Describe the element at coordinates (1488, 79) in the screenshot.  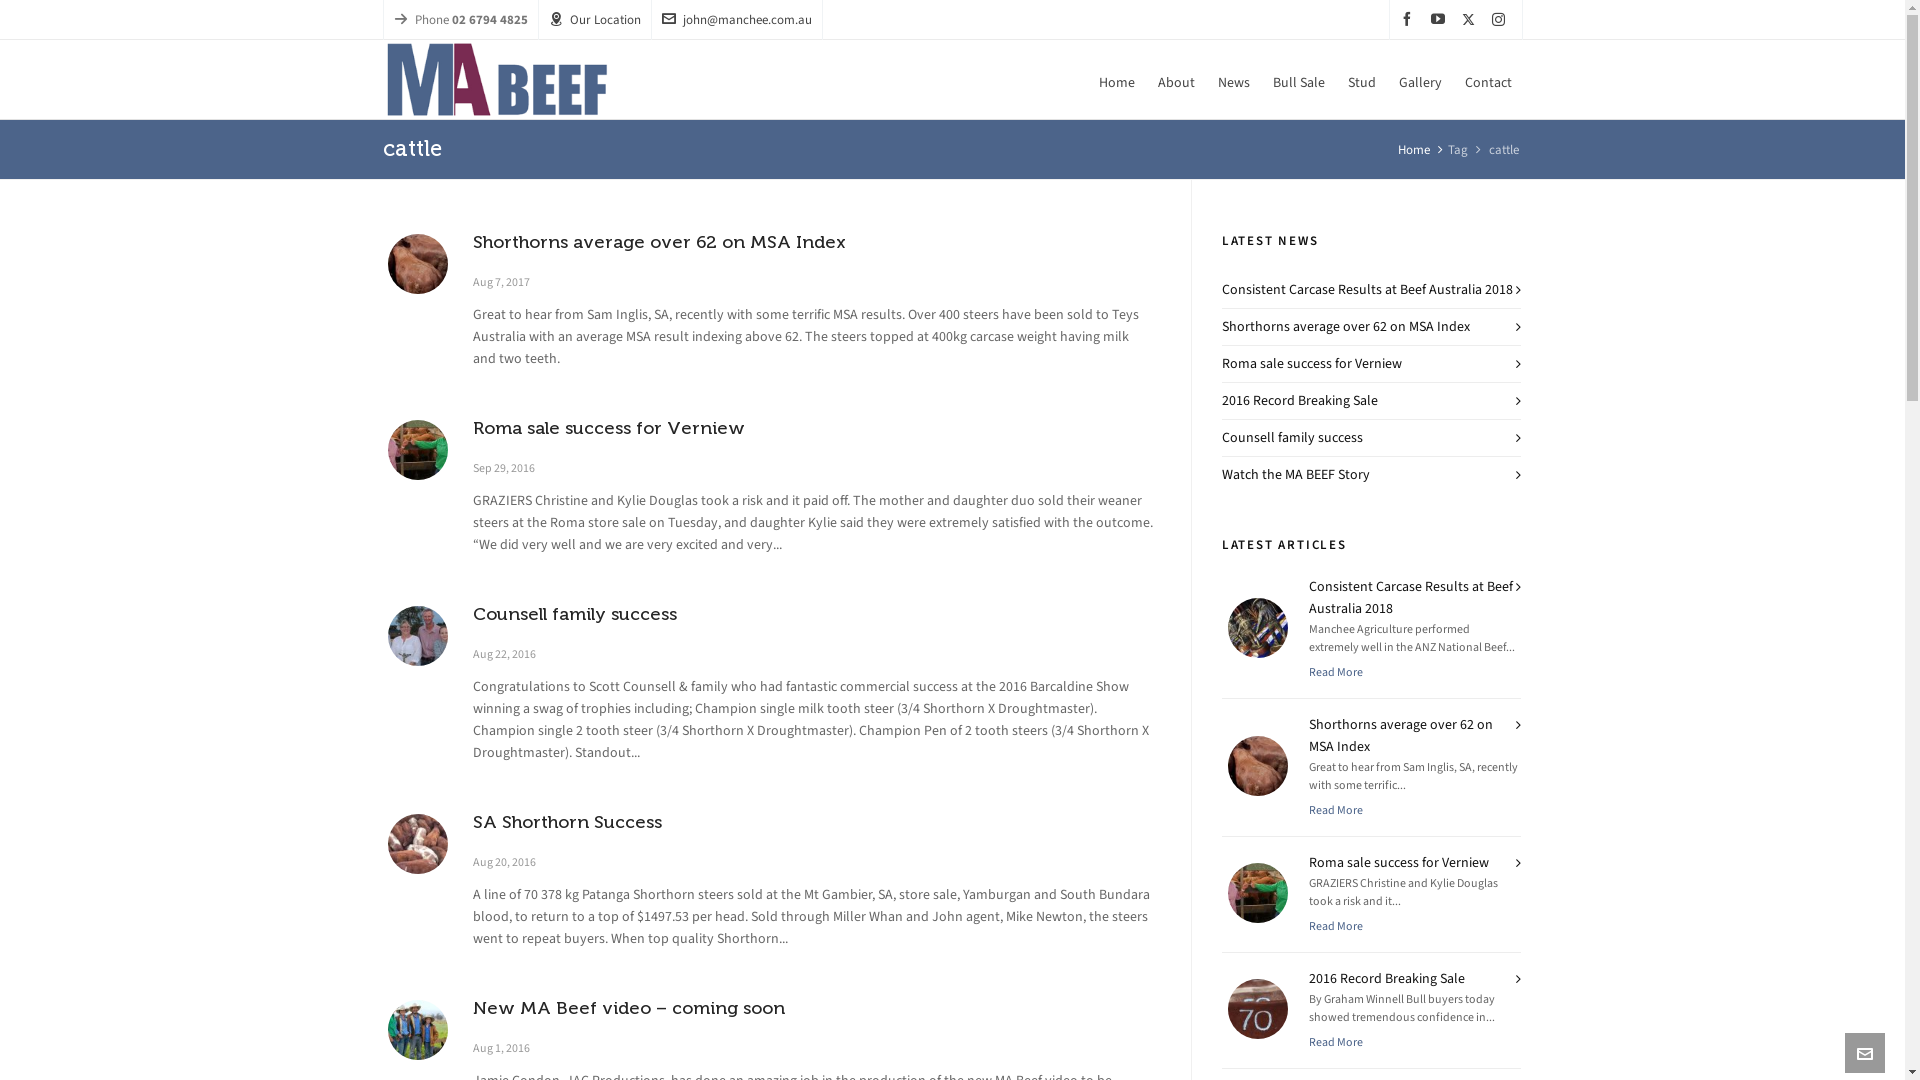
I see `'Contact'` at that location.